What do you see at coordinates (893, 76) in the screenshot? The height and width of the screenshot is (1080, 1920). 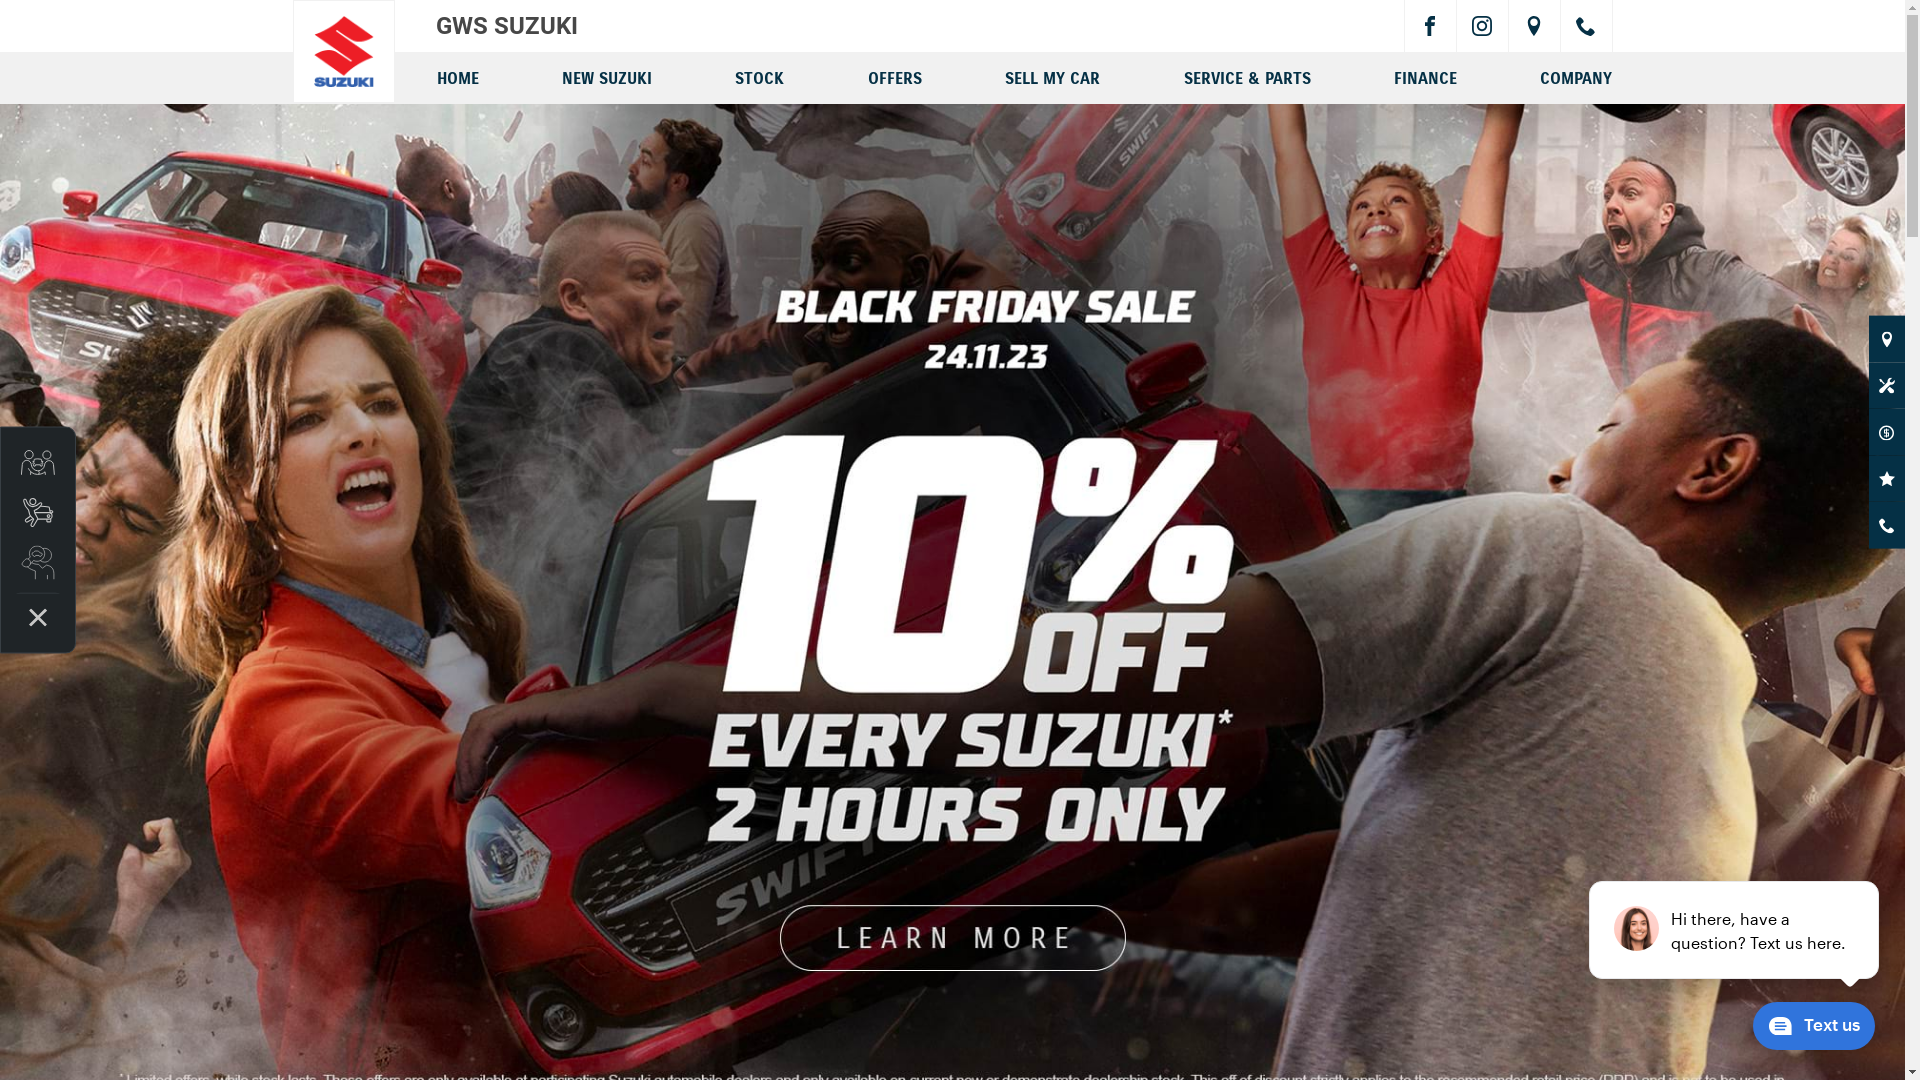 I see `'OFFERS'` at bounding box center [893, 76].